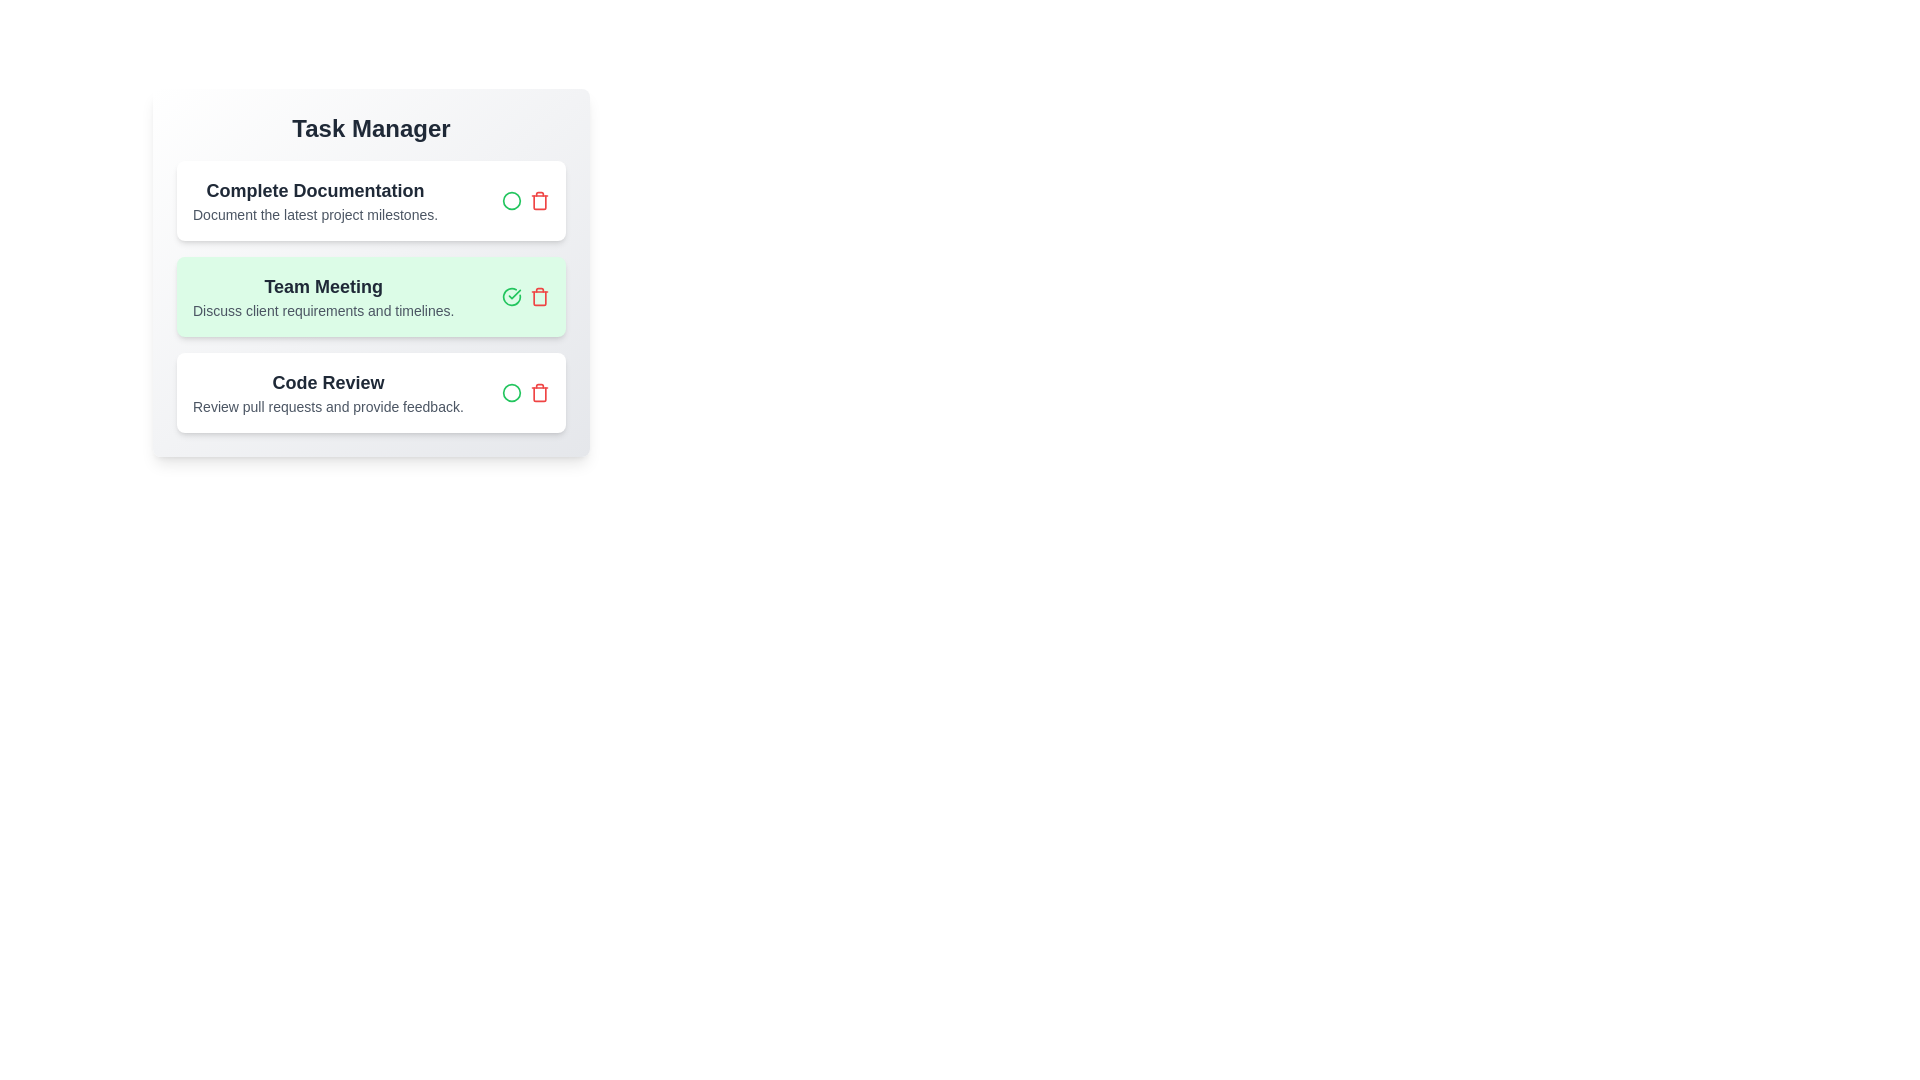 The width and height of the screenshot is (1920, 1080). I want to click on the task titled 'Complete Documentation' by clicking its delete button, so click(539, 200).